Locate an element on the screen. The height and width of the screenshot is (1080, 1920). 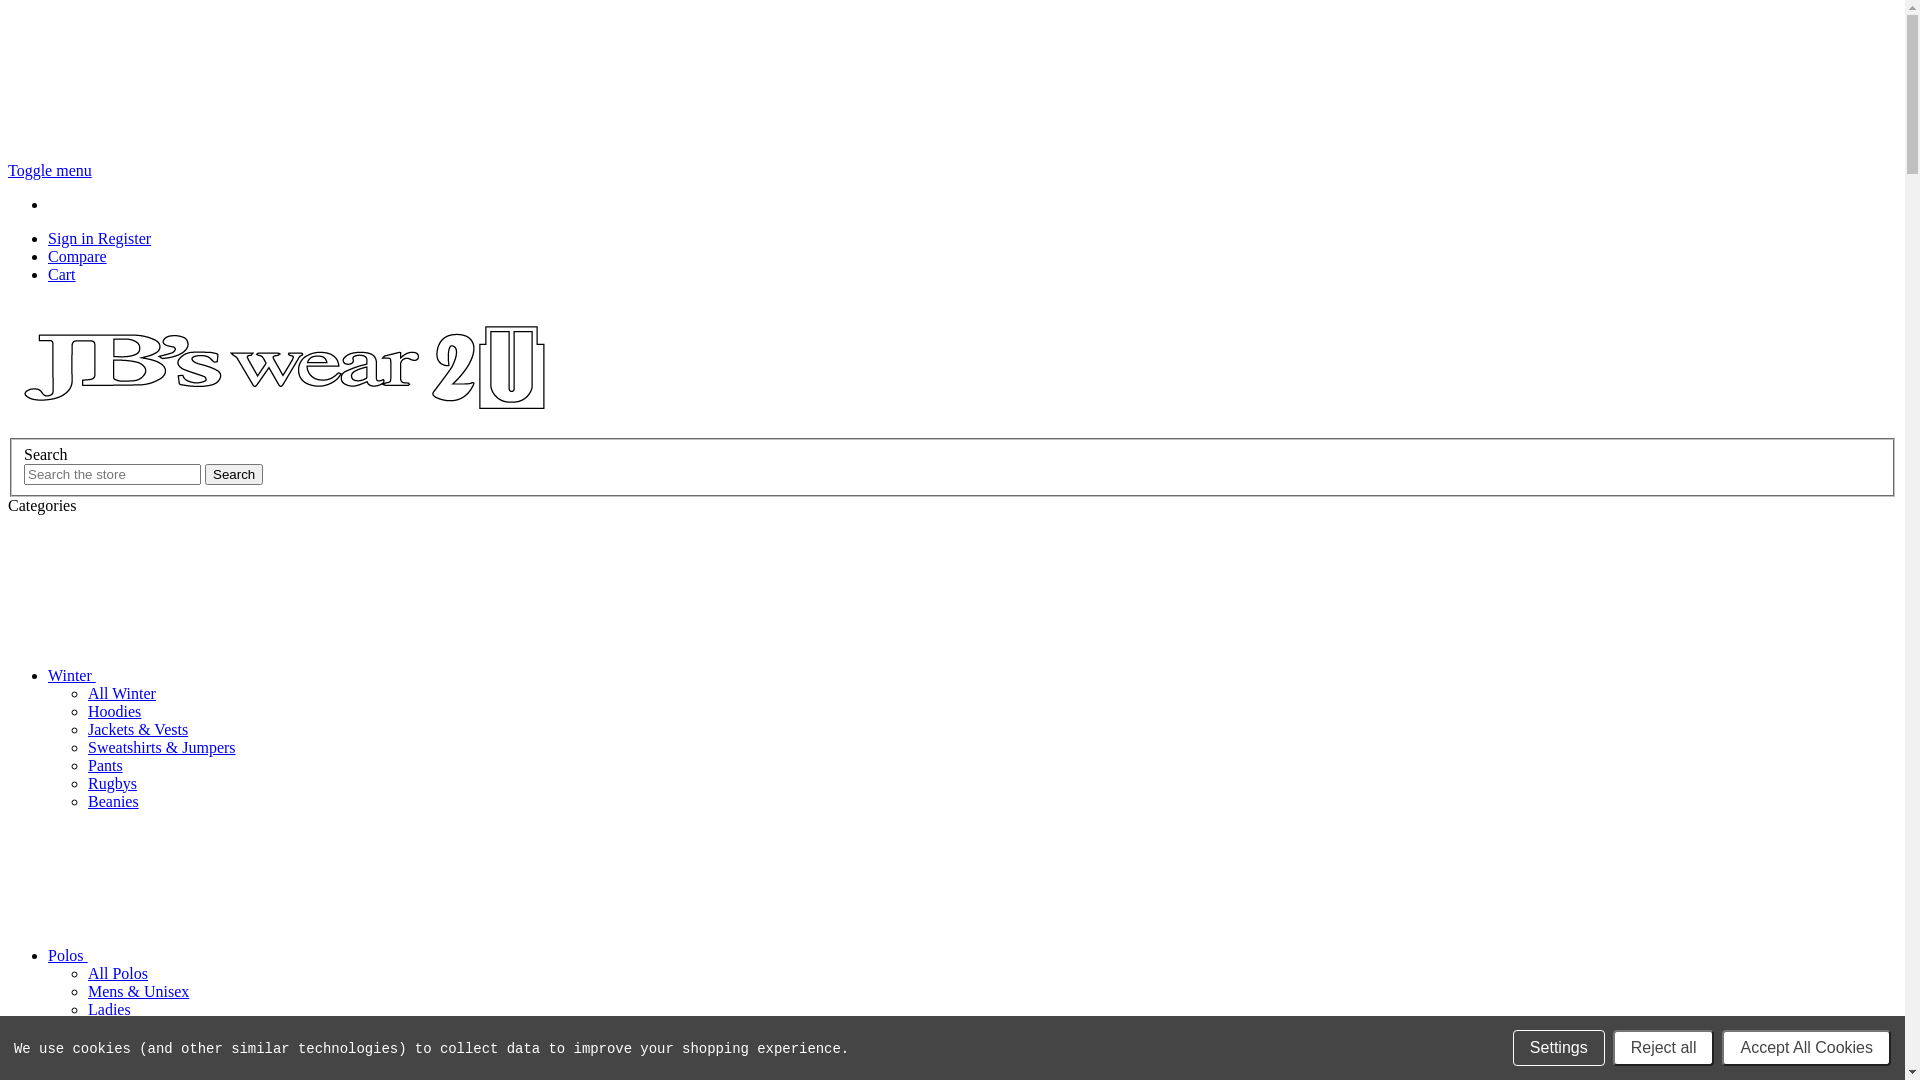
'Register' is located at coordinates (123, 237).